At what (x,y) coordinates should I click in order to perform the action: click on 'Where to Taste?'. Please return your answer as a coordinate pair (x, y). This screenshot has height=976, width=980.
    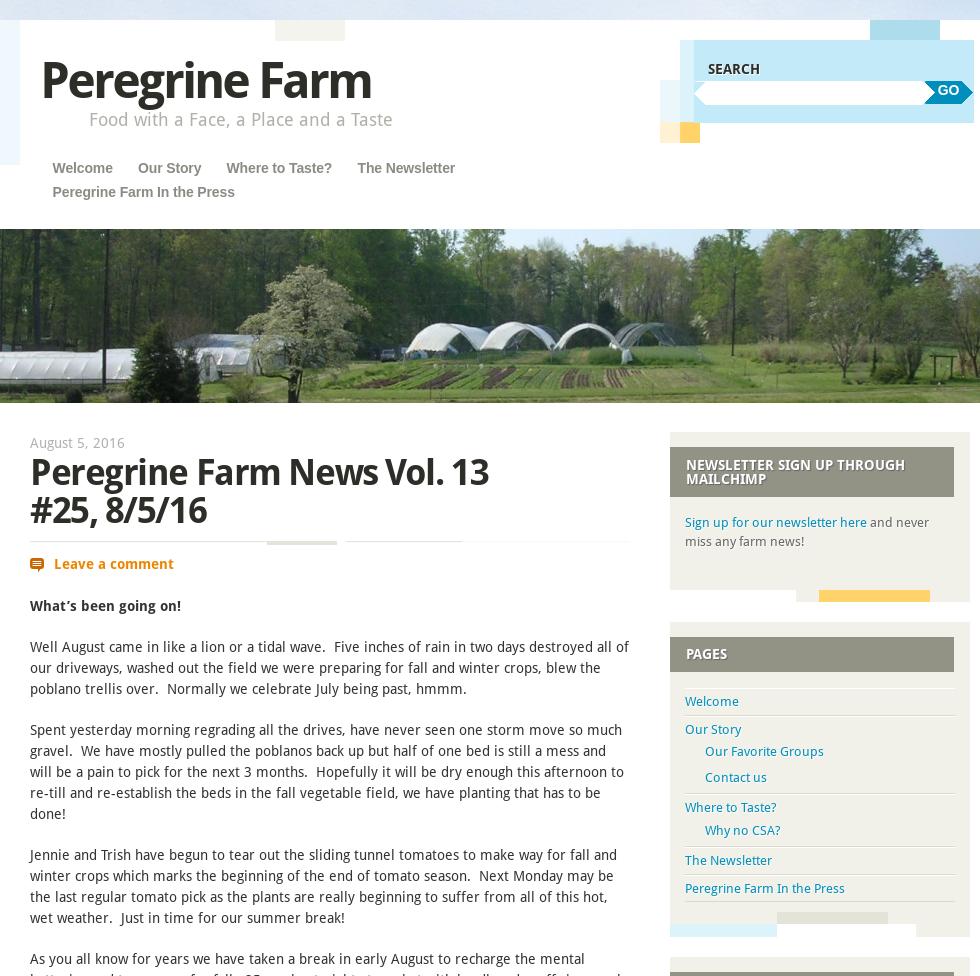
    Looking at the image, I should click on (730, 807).